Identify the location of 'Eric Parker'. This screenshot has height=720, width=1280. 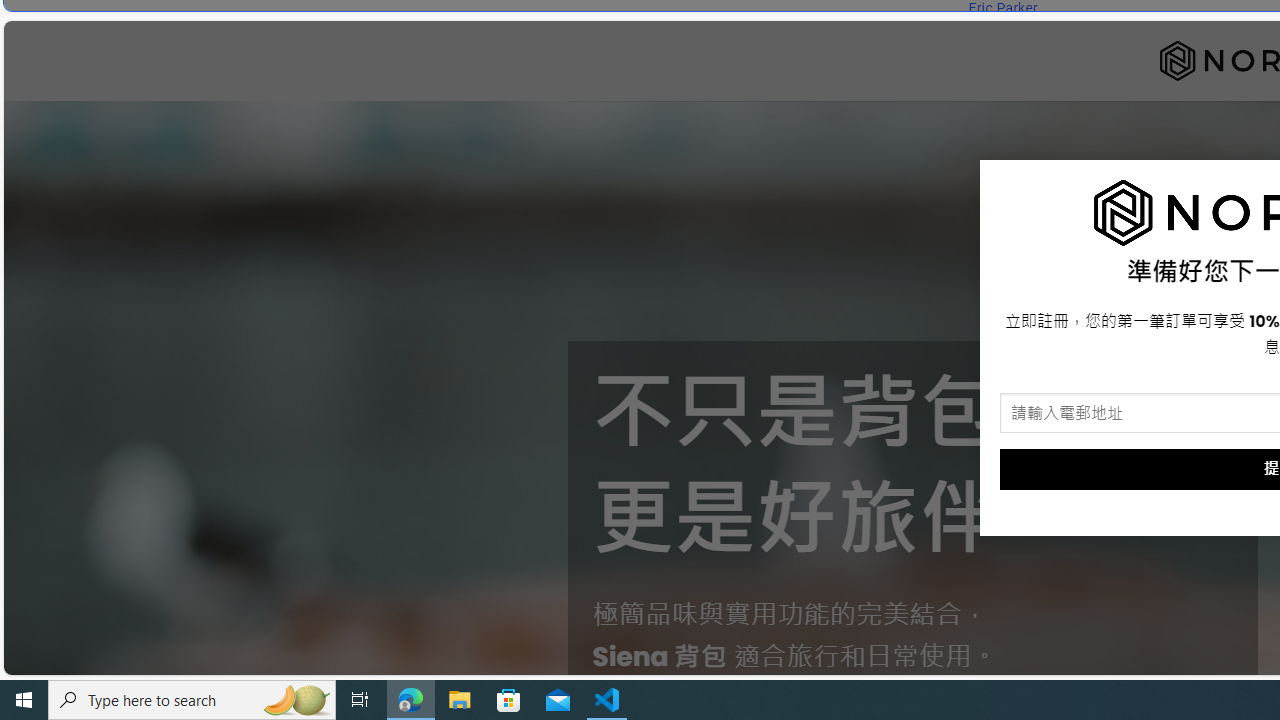
(1002, 8).